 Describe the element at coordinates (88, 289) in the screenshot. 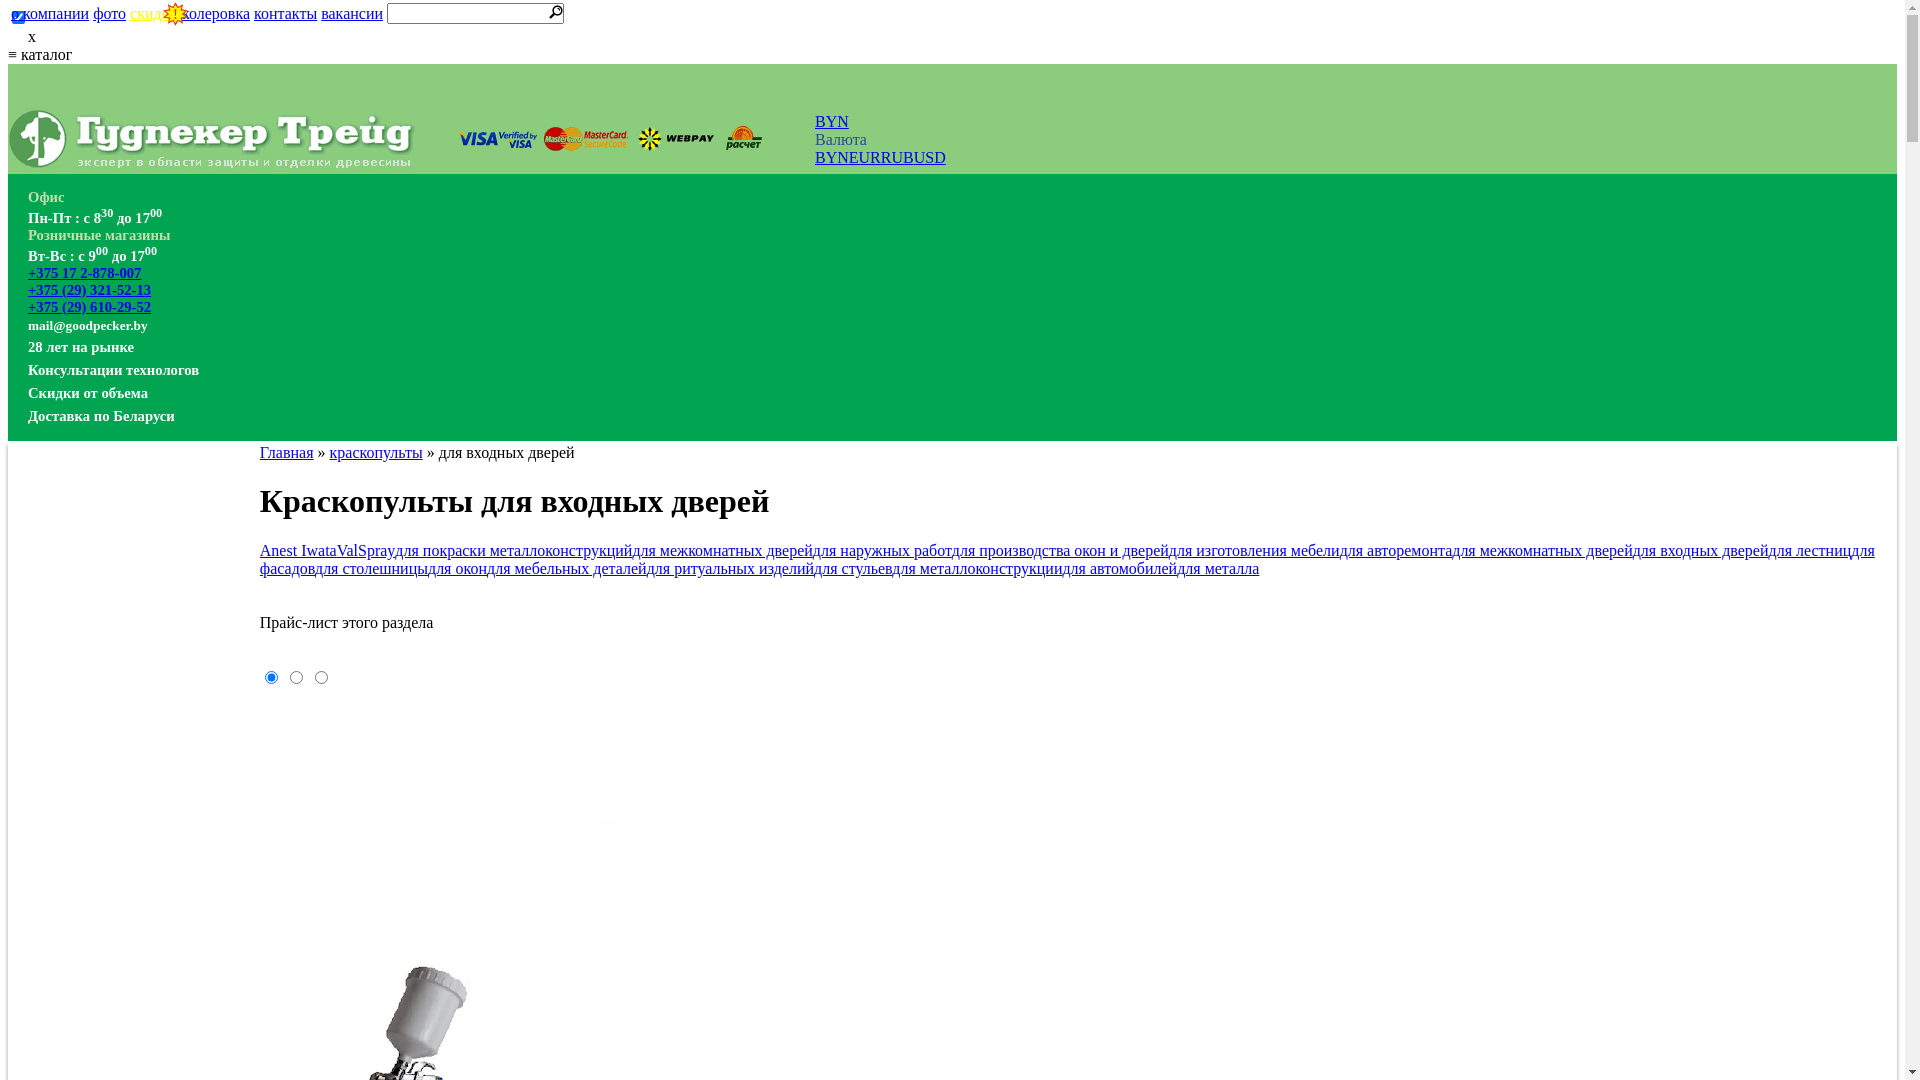

I see `'+375 (29) 321-52-13'` at that location.